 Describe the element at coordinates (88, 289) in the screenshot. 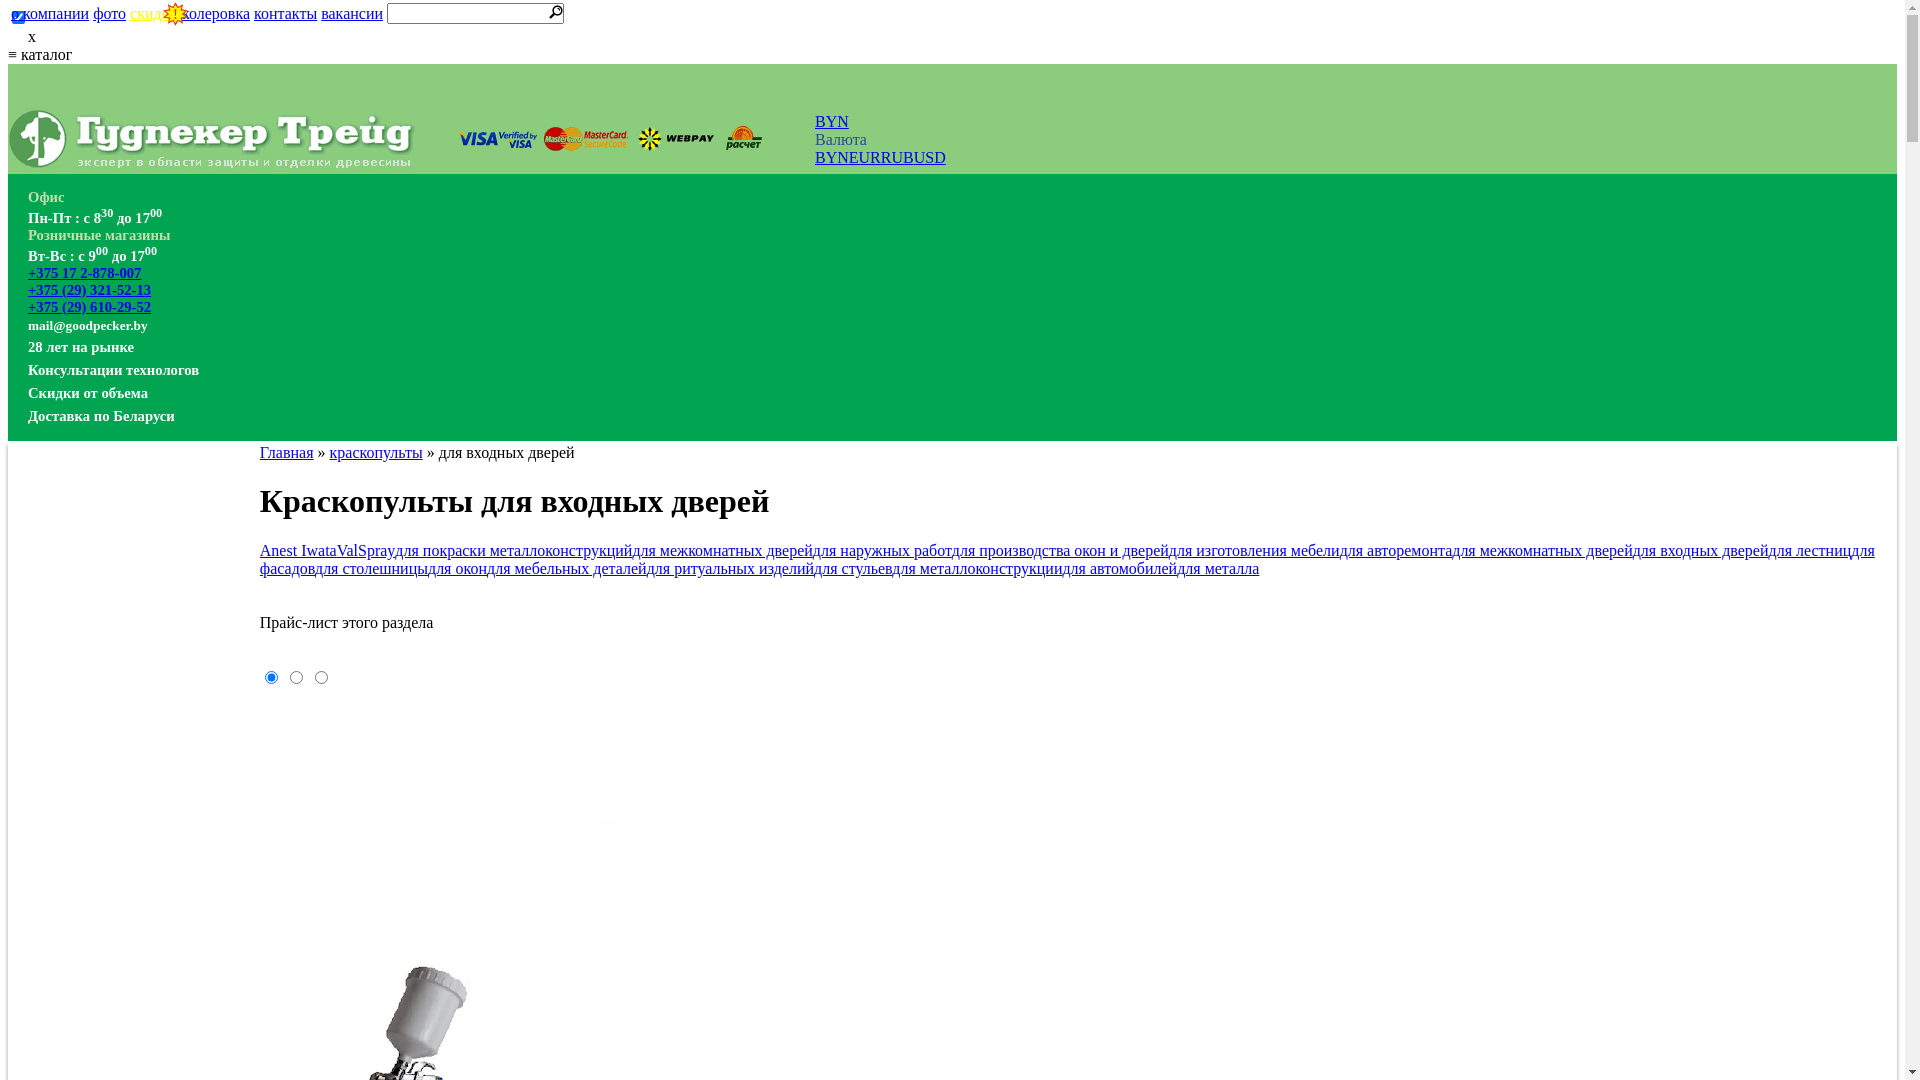

I see `'+375 (29) 321-52-13'` at that location.